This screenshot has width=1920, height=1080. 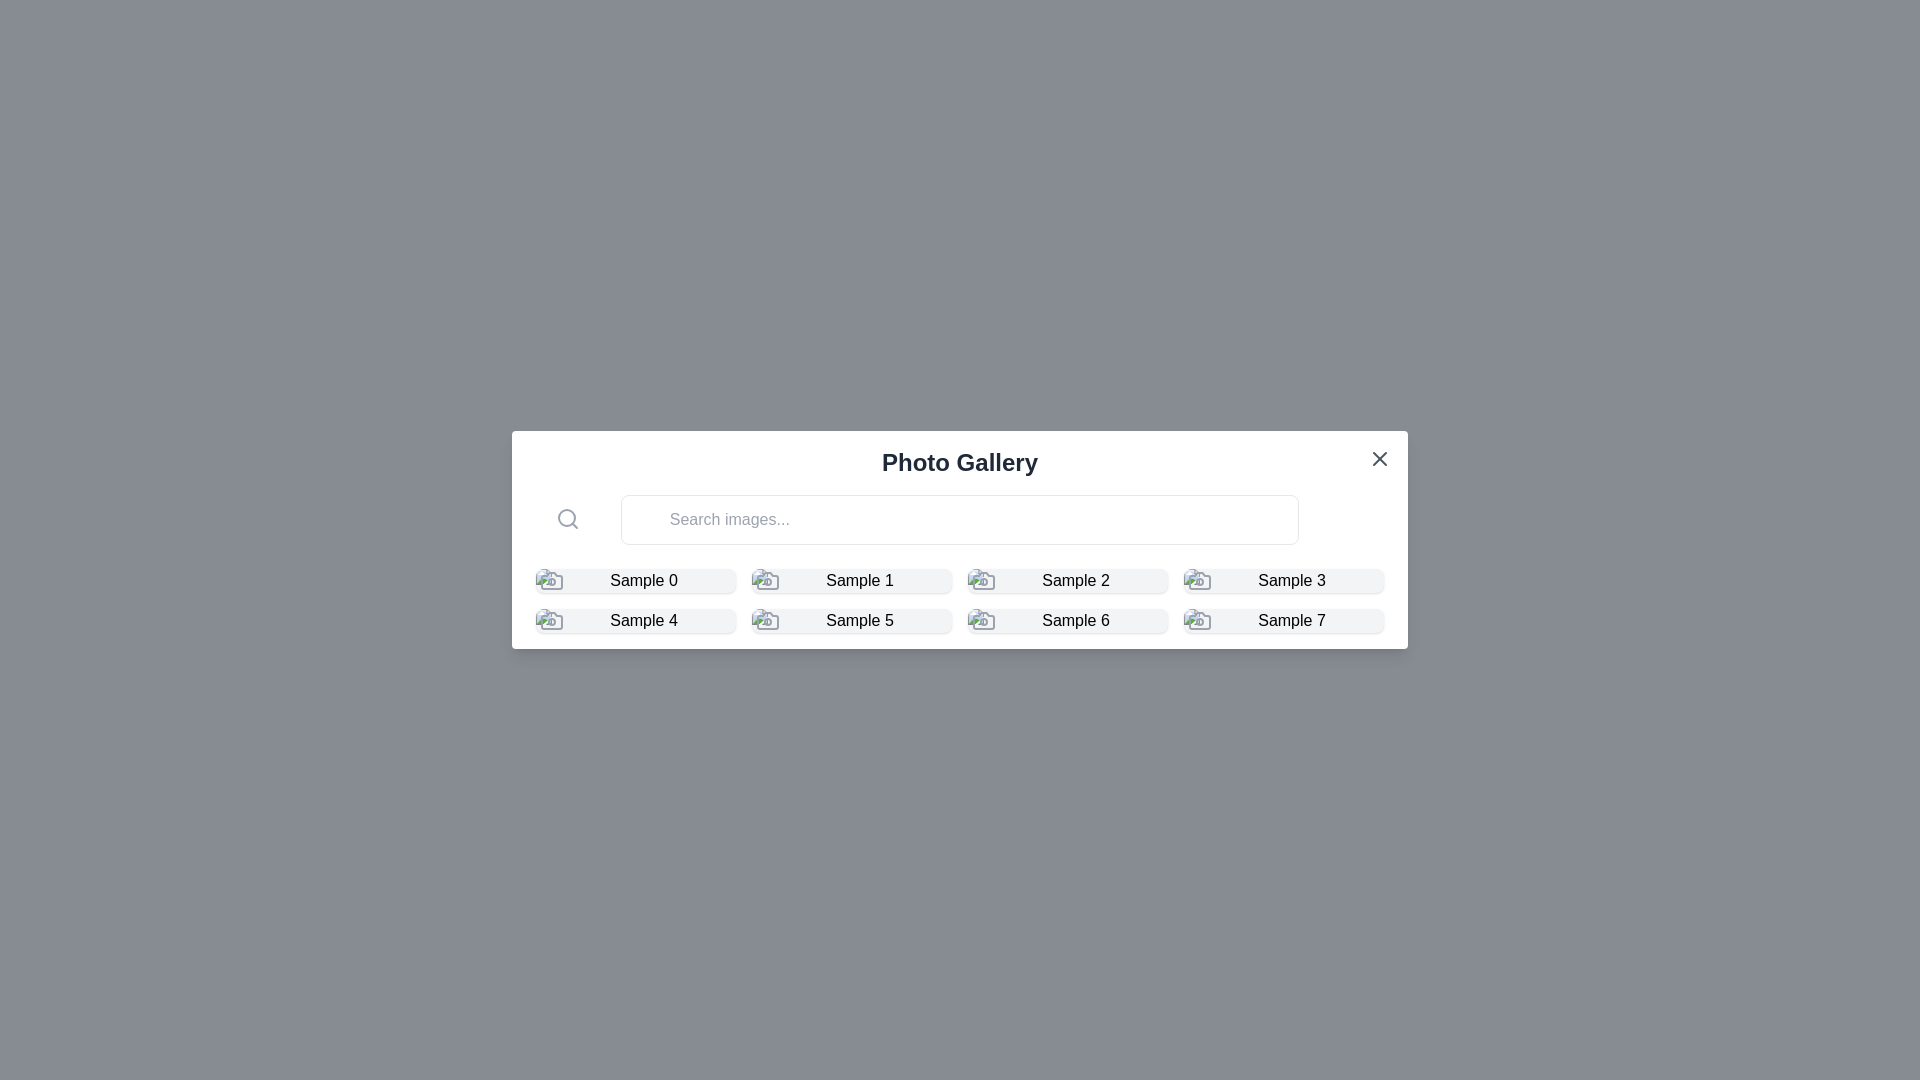 I want to click on the fifth clickable grid item in the photo gallery, so click(x=634, y=620).